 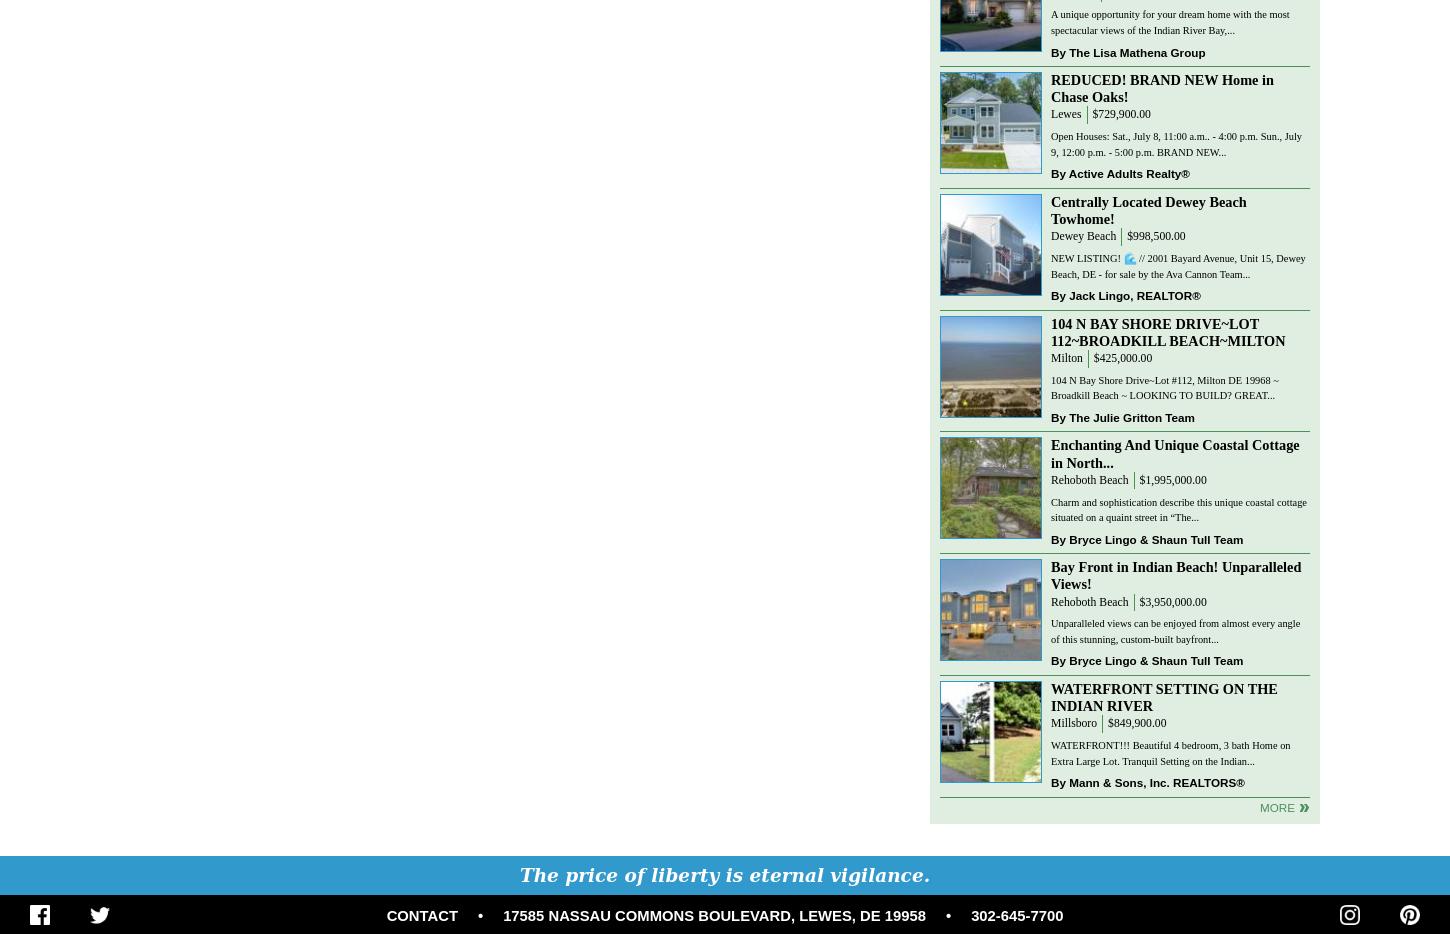 What do you see at coordinates (1130, 415) in the screenshot?
I see `'The Julie Gritton Team'` at bounding box center [1130, 415].